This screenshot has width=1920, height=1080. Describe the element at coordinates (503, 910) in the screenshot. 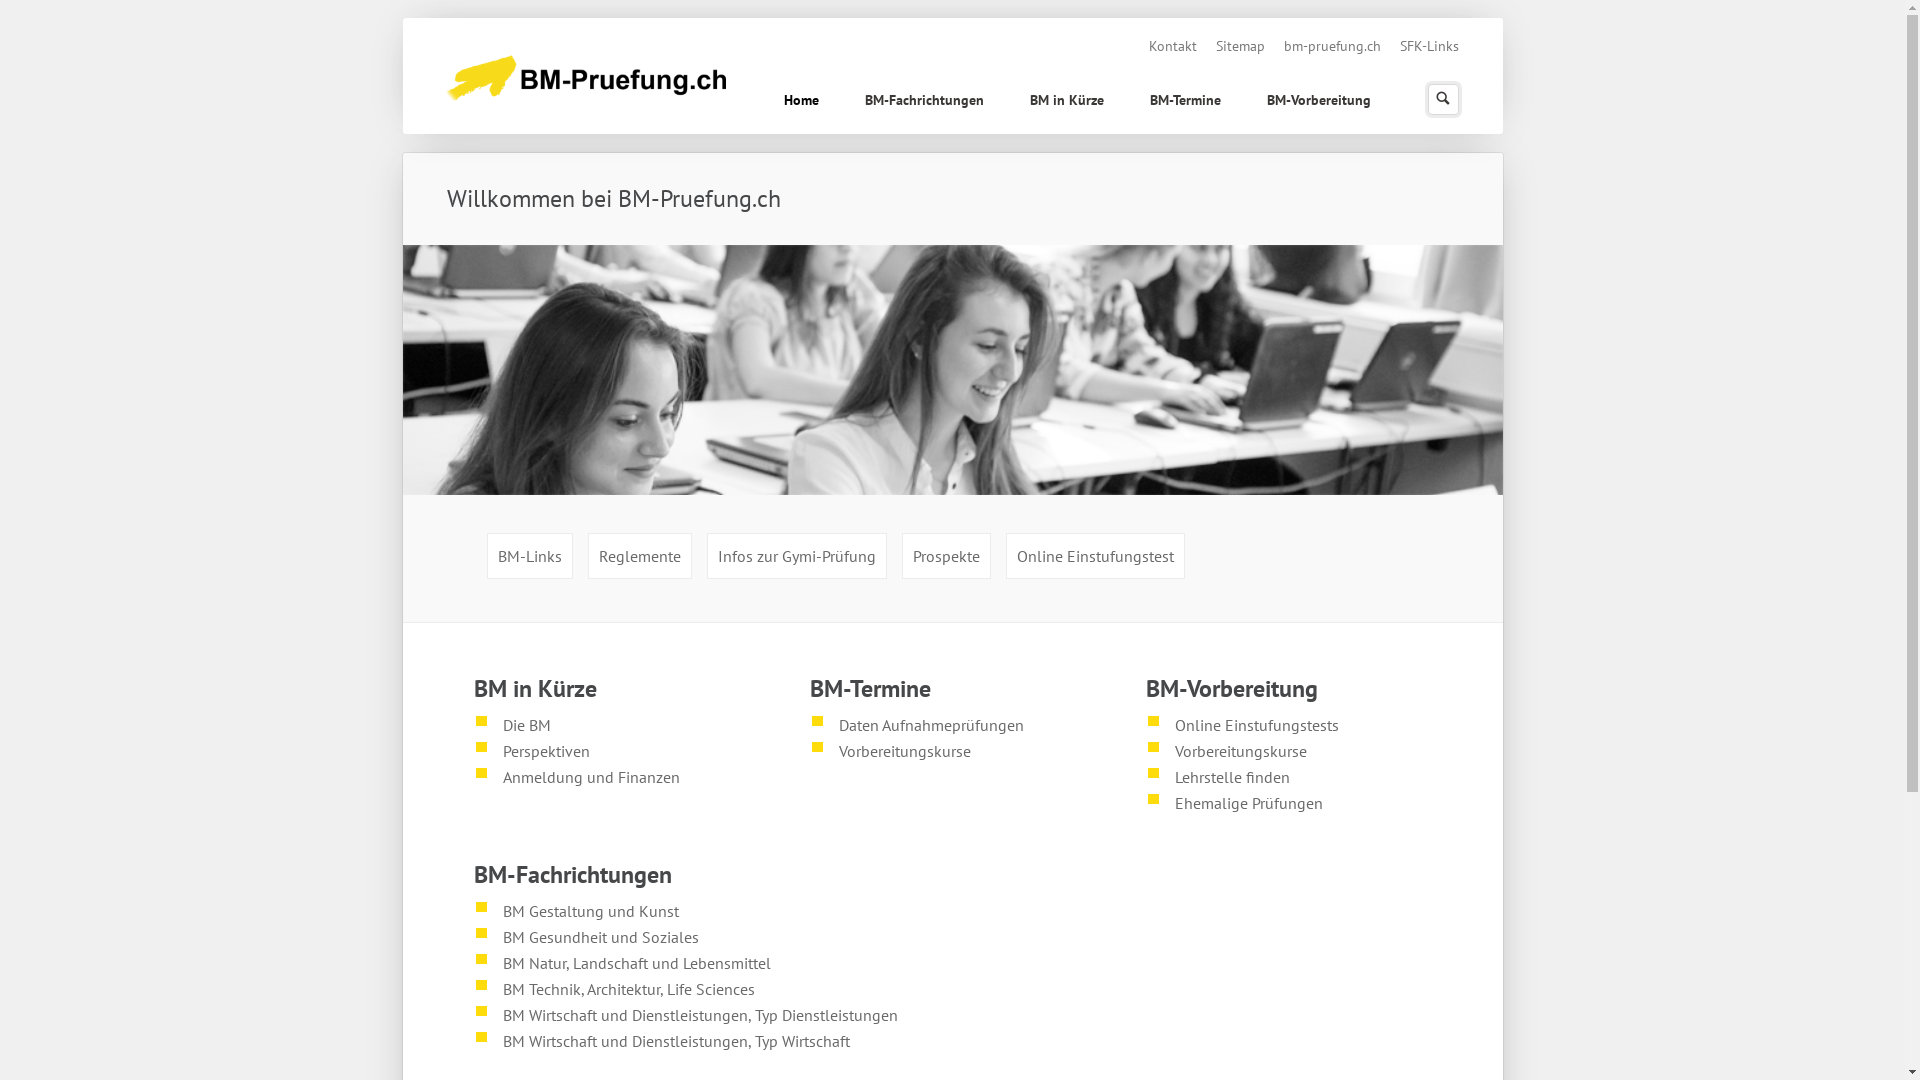

I see `'BM Gestaltung und Kunst'` at that location.